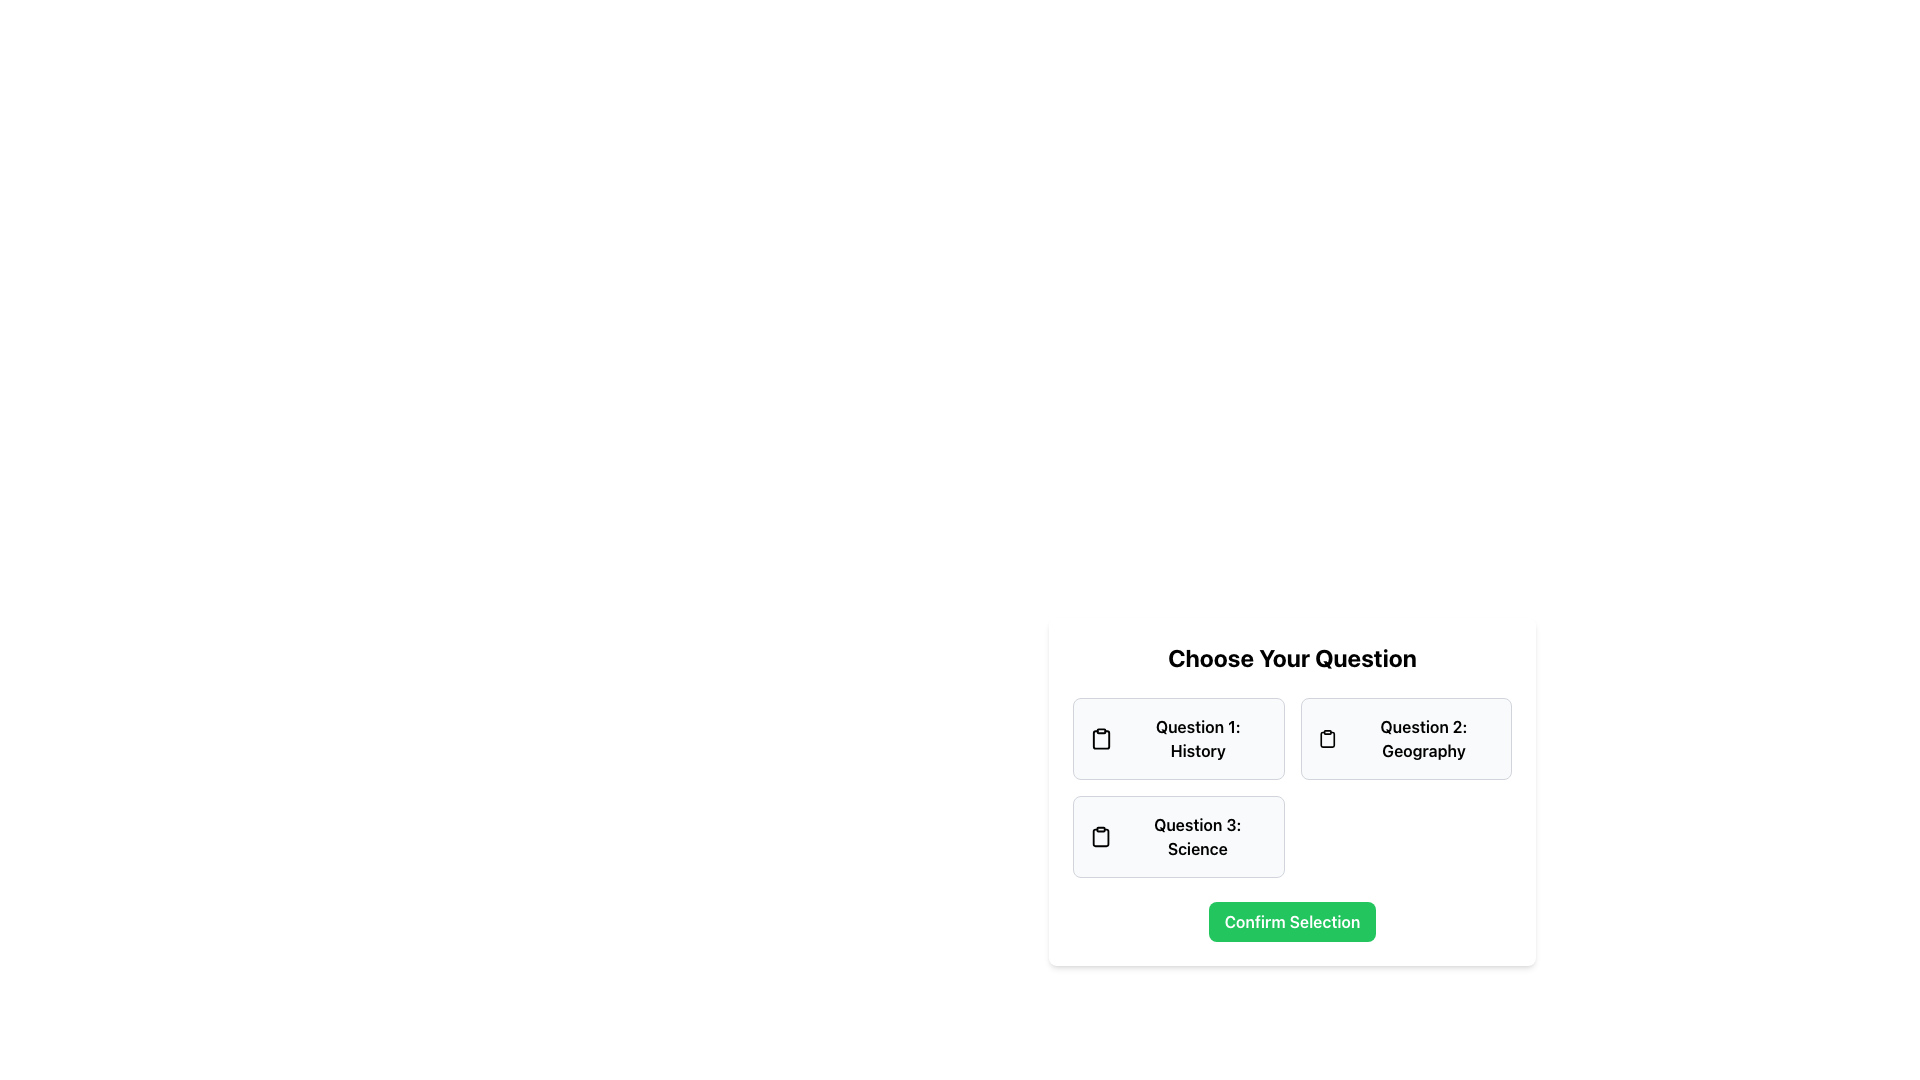  What do you see at coordinates (1292, 790) in the screenshot?
I see `the 'Question 3: Science' button located in the selection interface beneath the title 'Choose Your Question'` at bounding box center [1292, 790].